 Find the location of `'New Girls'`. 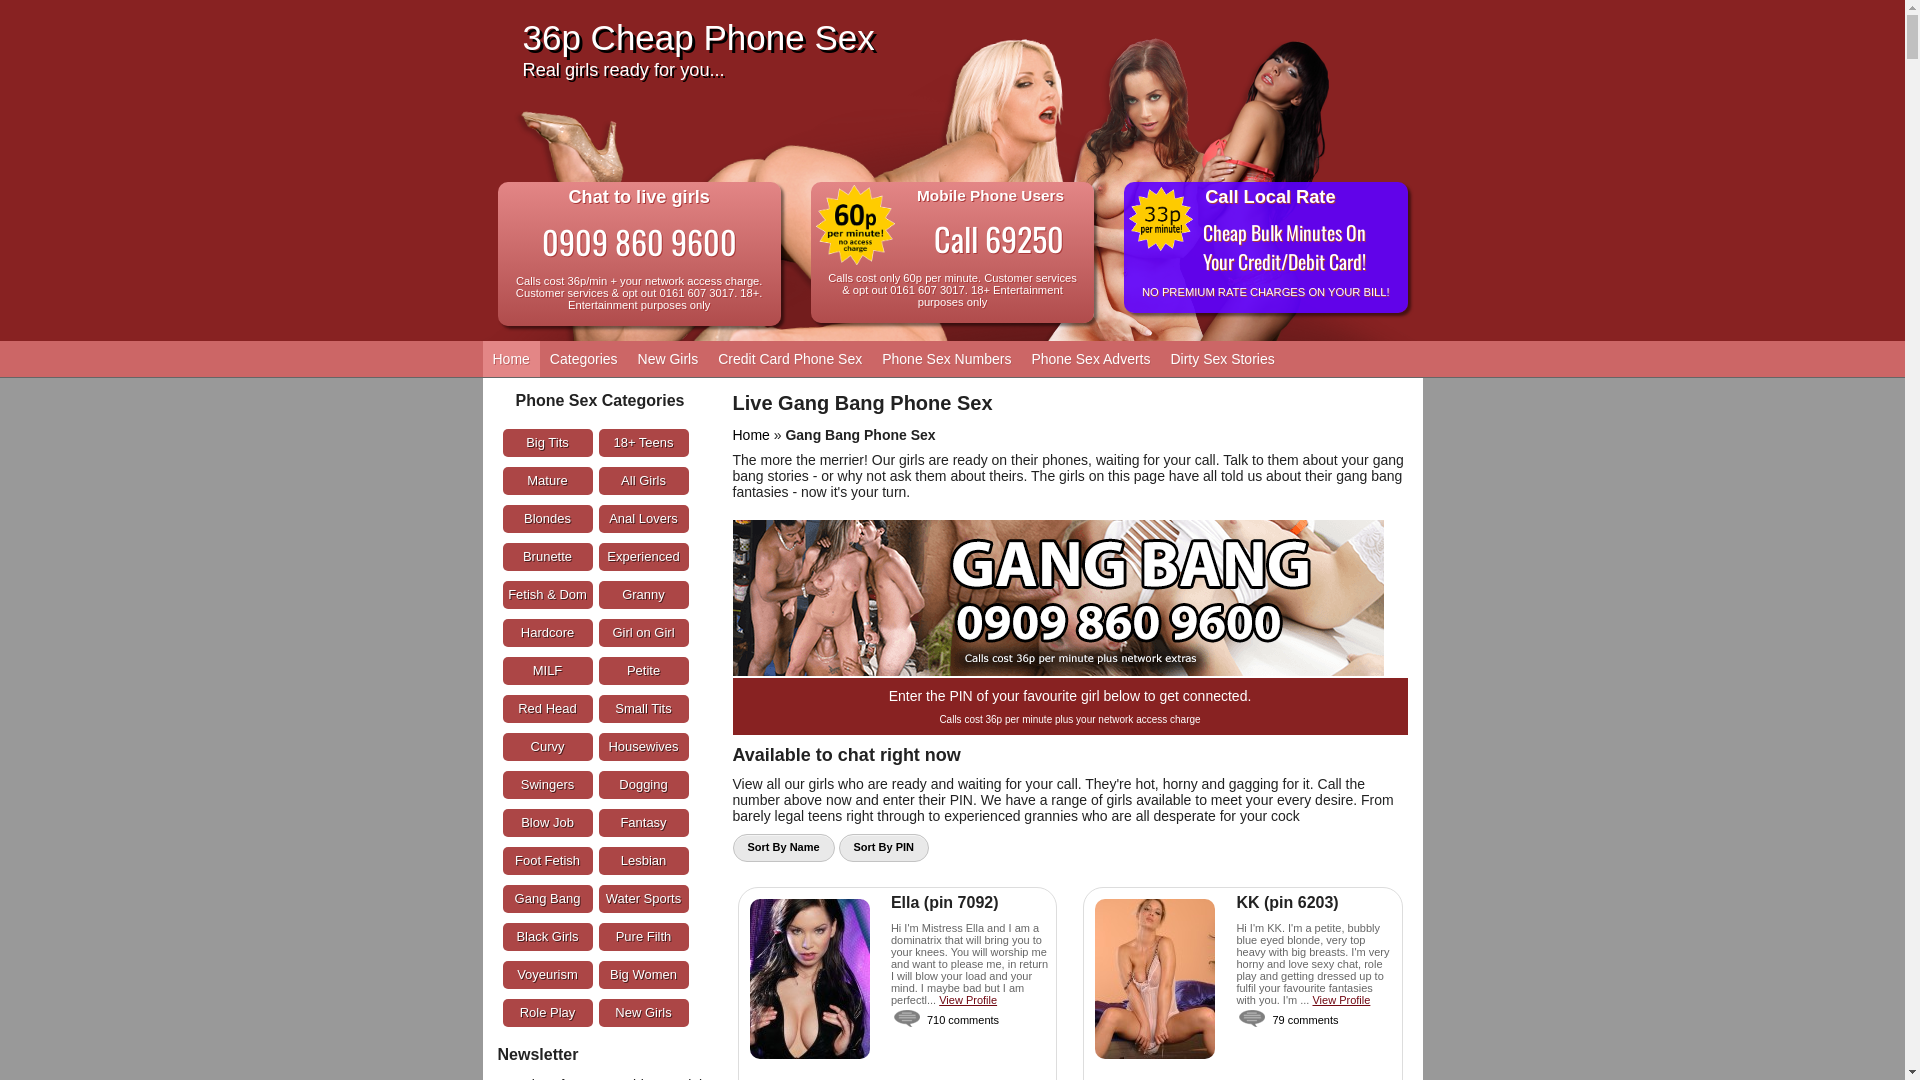

'New Girls' is located at coordinates (668, 357).